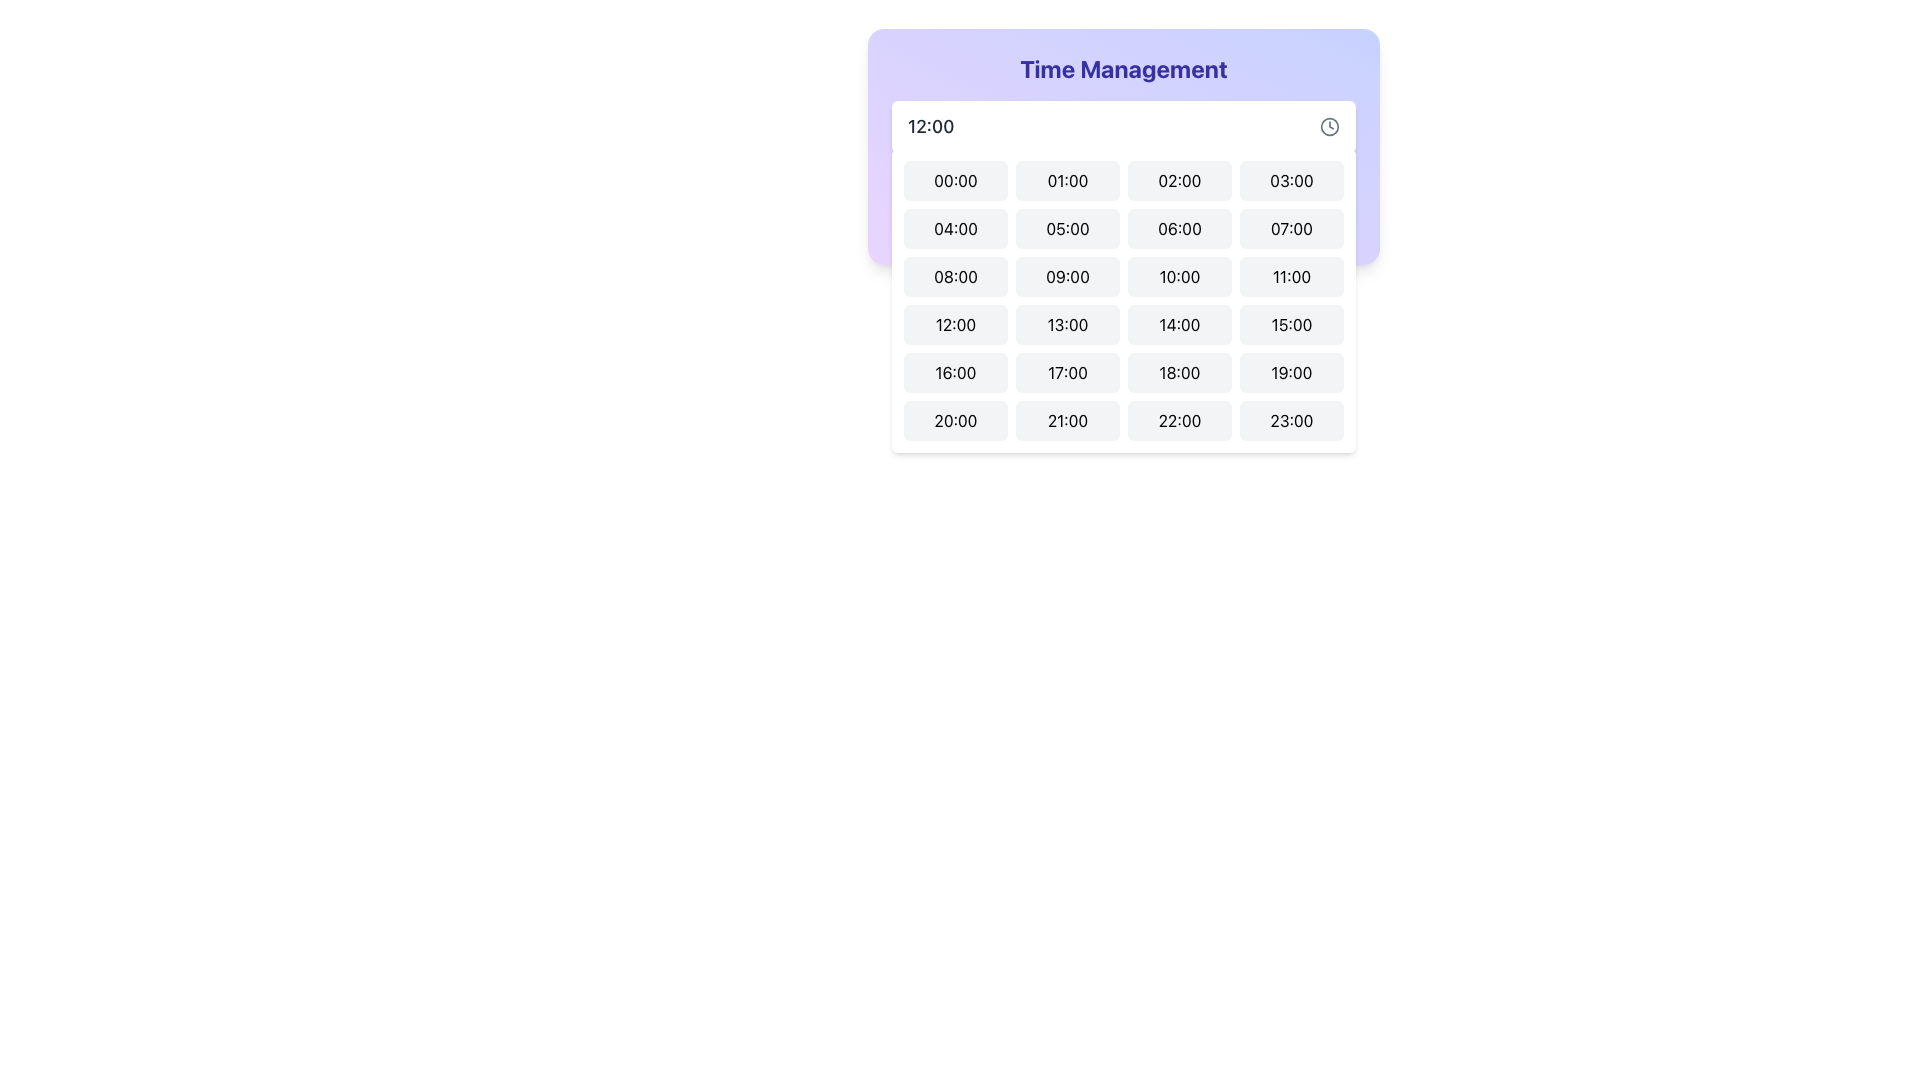  I want to click on the decorative SVG circle that is part of the clock icon located in the top-right corner of the white box area, just below the 'Time Management' heading, so click(1329, 126).